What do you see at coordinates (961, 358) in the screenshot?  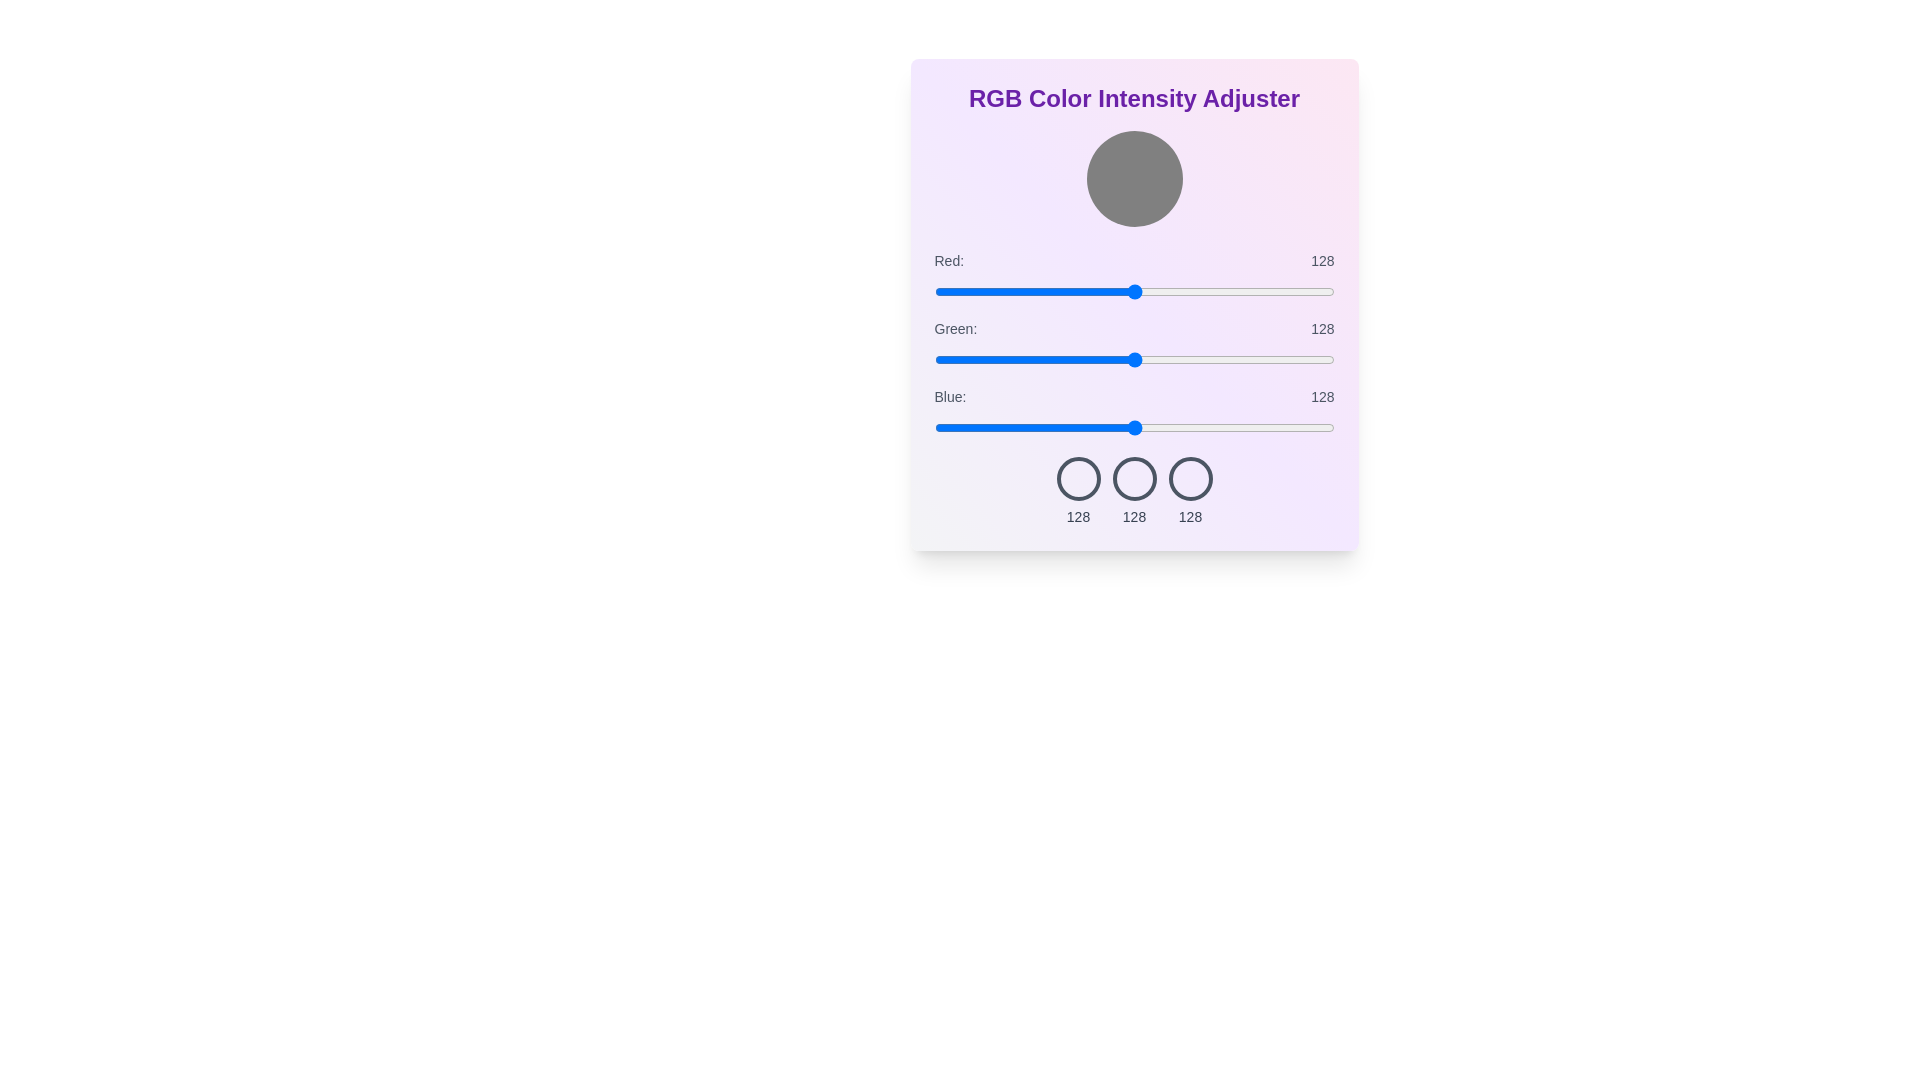 I see `the green slider to set its intensity to 17` at bounding box center [961, 358].